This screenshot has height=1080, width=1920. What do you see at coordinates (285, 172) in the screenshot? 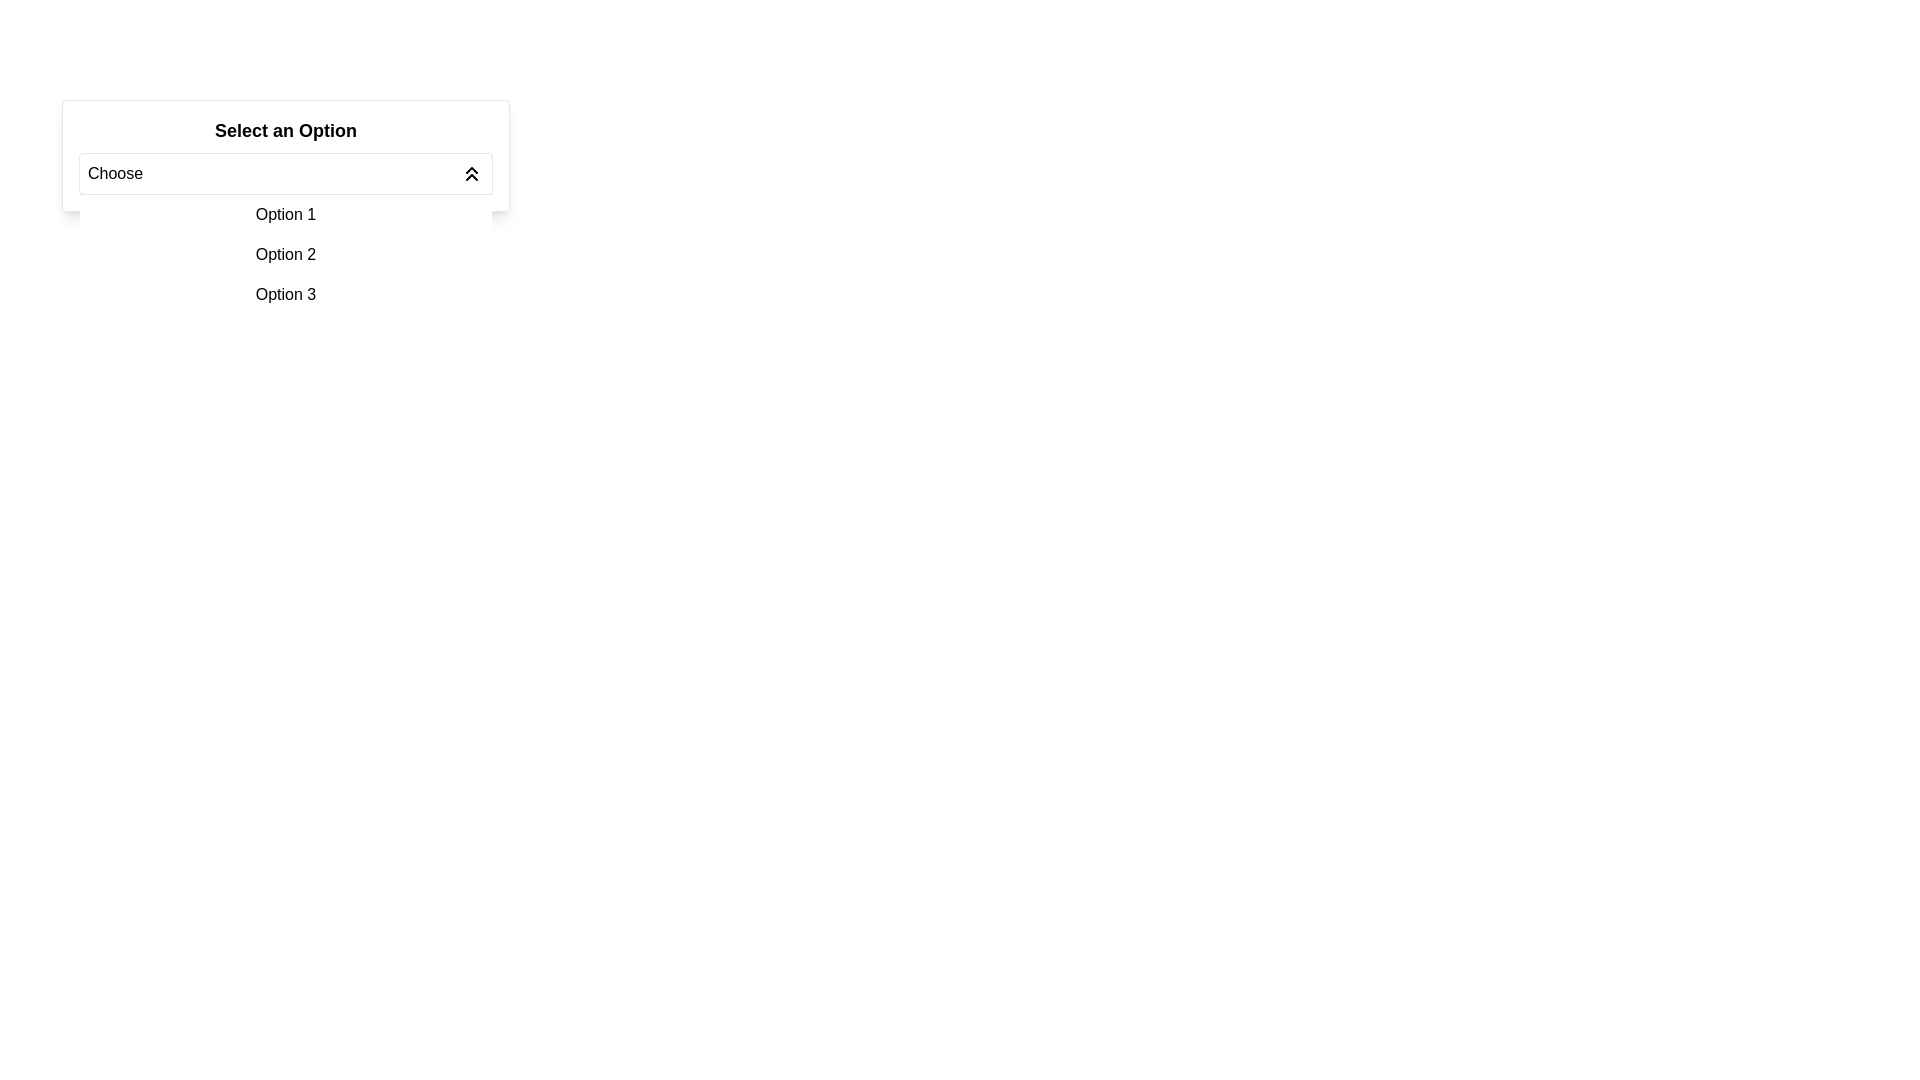
I see `the dropdown menu labeled 'Choose'` at bounding box center [285, 172].